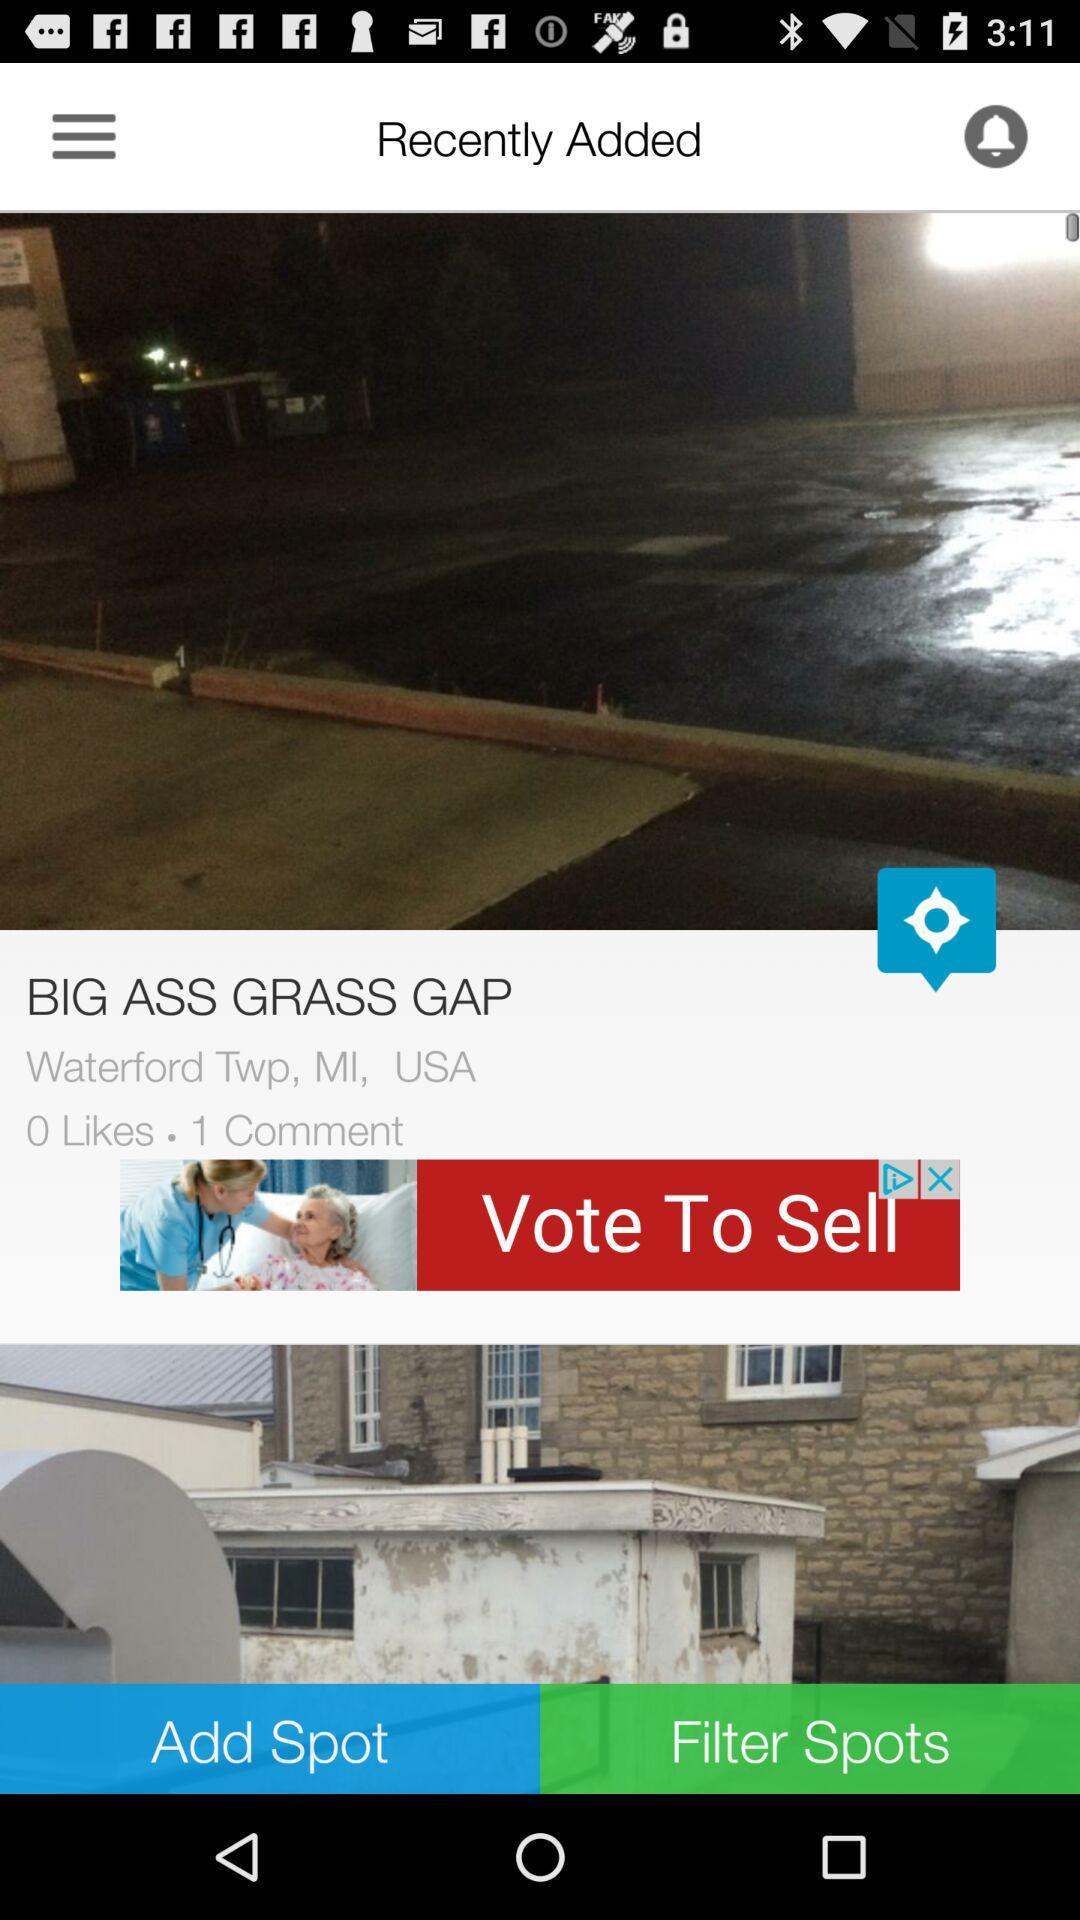 The width and height of the screenshot is (1080, 1920). What do you see at coordinates (936, 929) in the screenshot?
I see `to display location` at bounding box center [936, 929].